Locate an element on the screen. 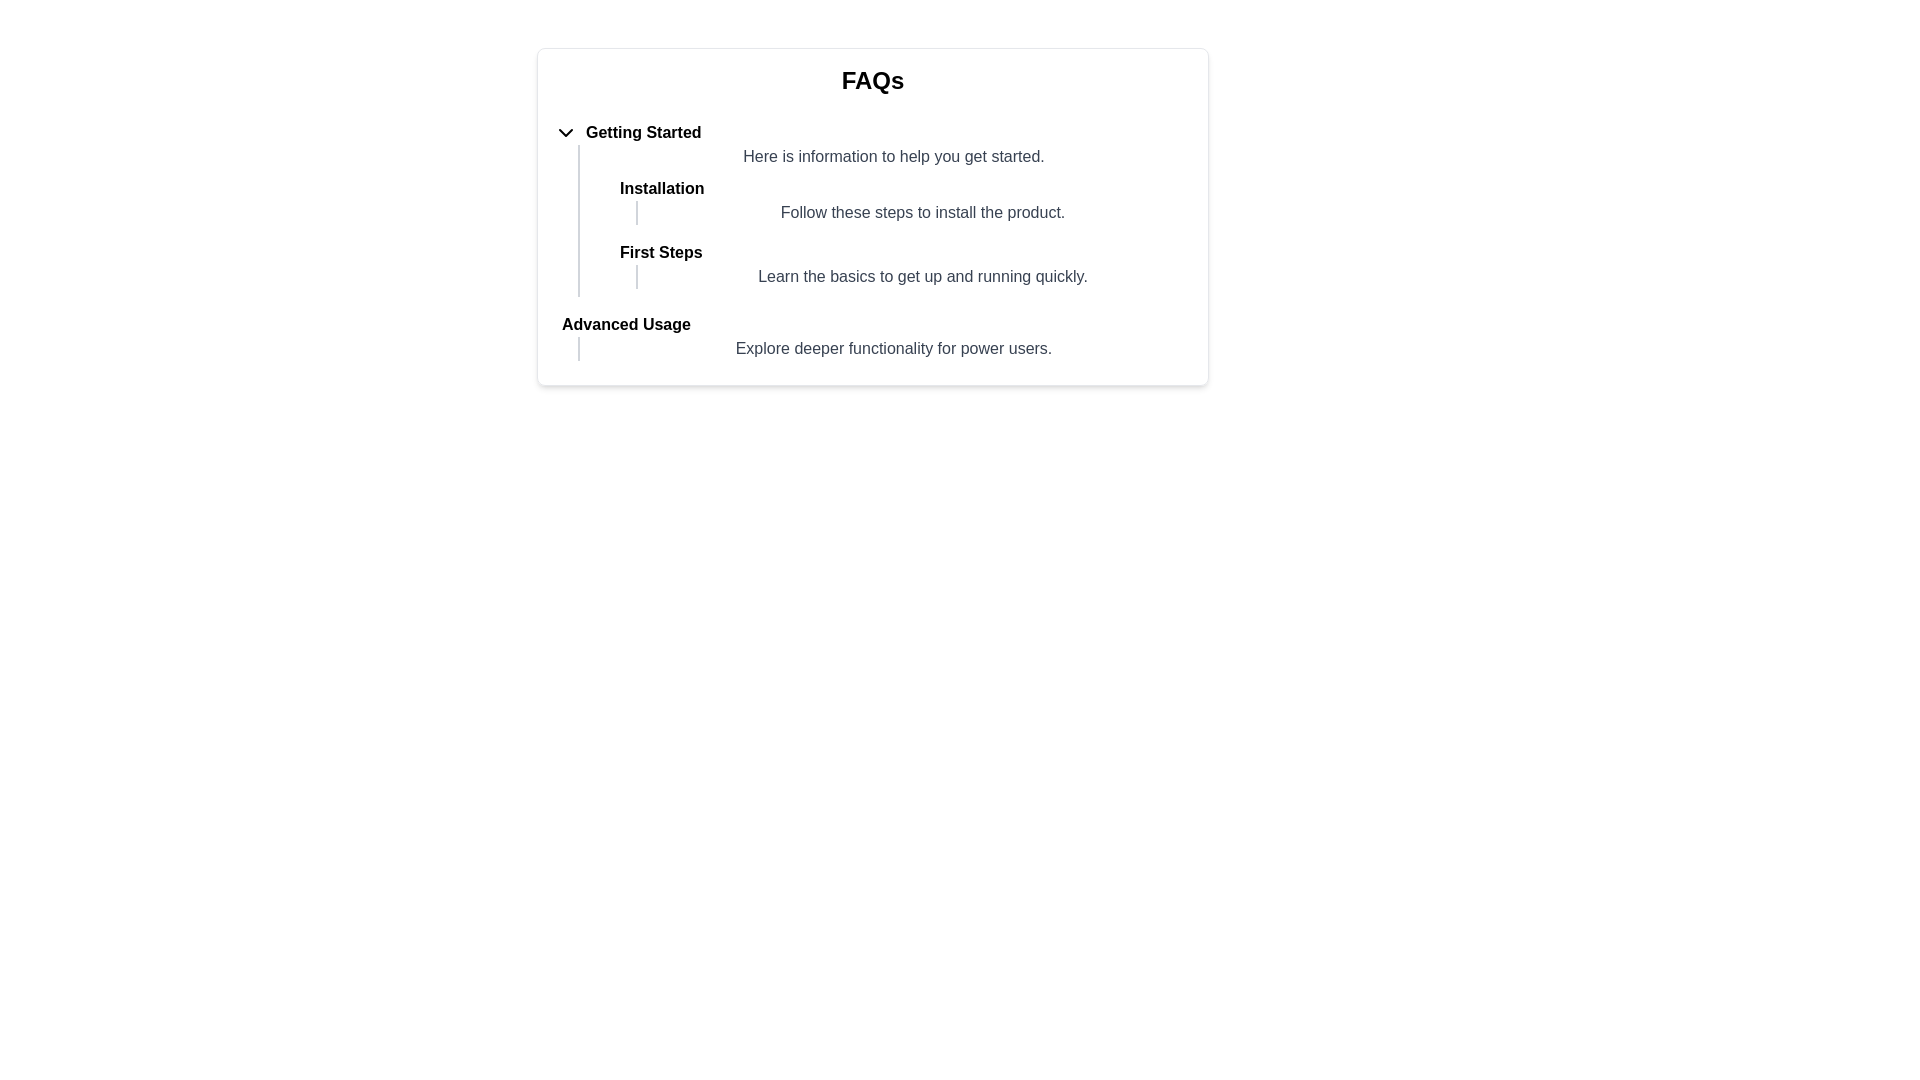 The width and height of the screenshot is (1920, 1080). the static text content that provides introductory instructions in the 'First Steps' subsection of the 'Getting Started' section in the FAQ layout is located at coordinates (921, 277).